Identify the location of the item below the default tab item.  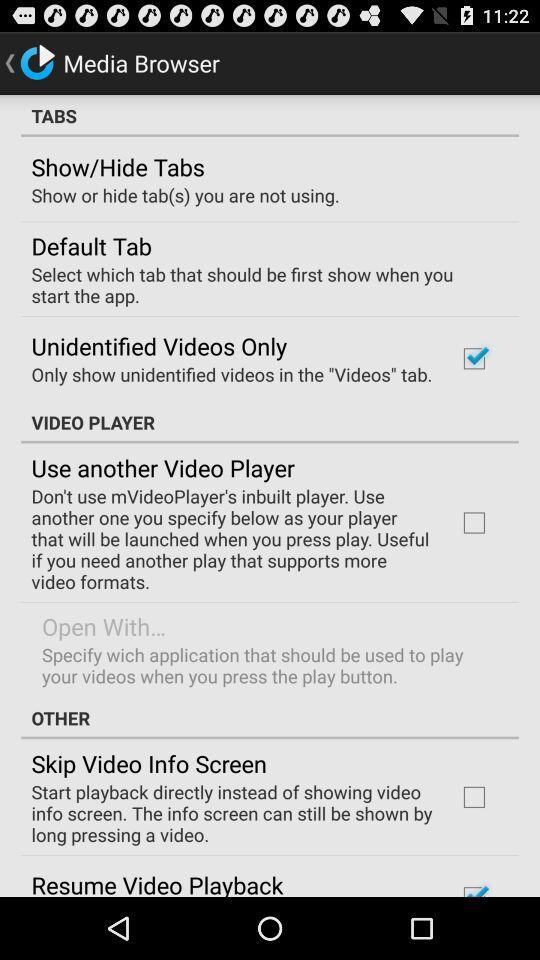
(263, 283).